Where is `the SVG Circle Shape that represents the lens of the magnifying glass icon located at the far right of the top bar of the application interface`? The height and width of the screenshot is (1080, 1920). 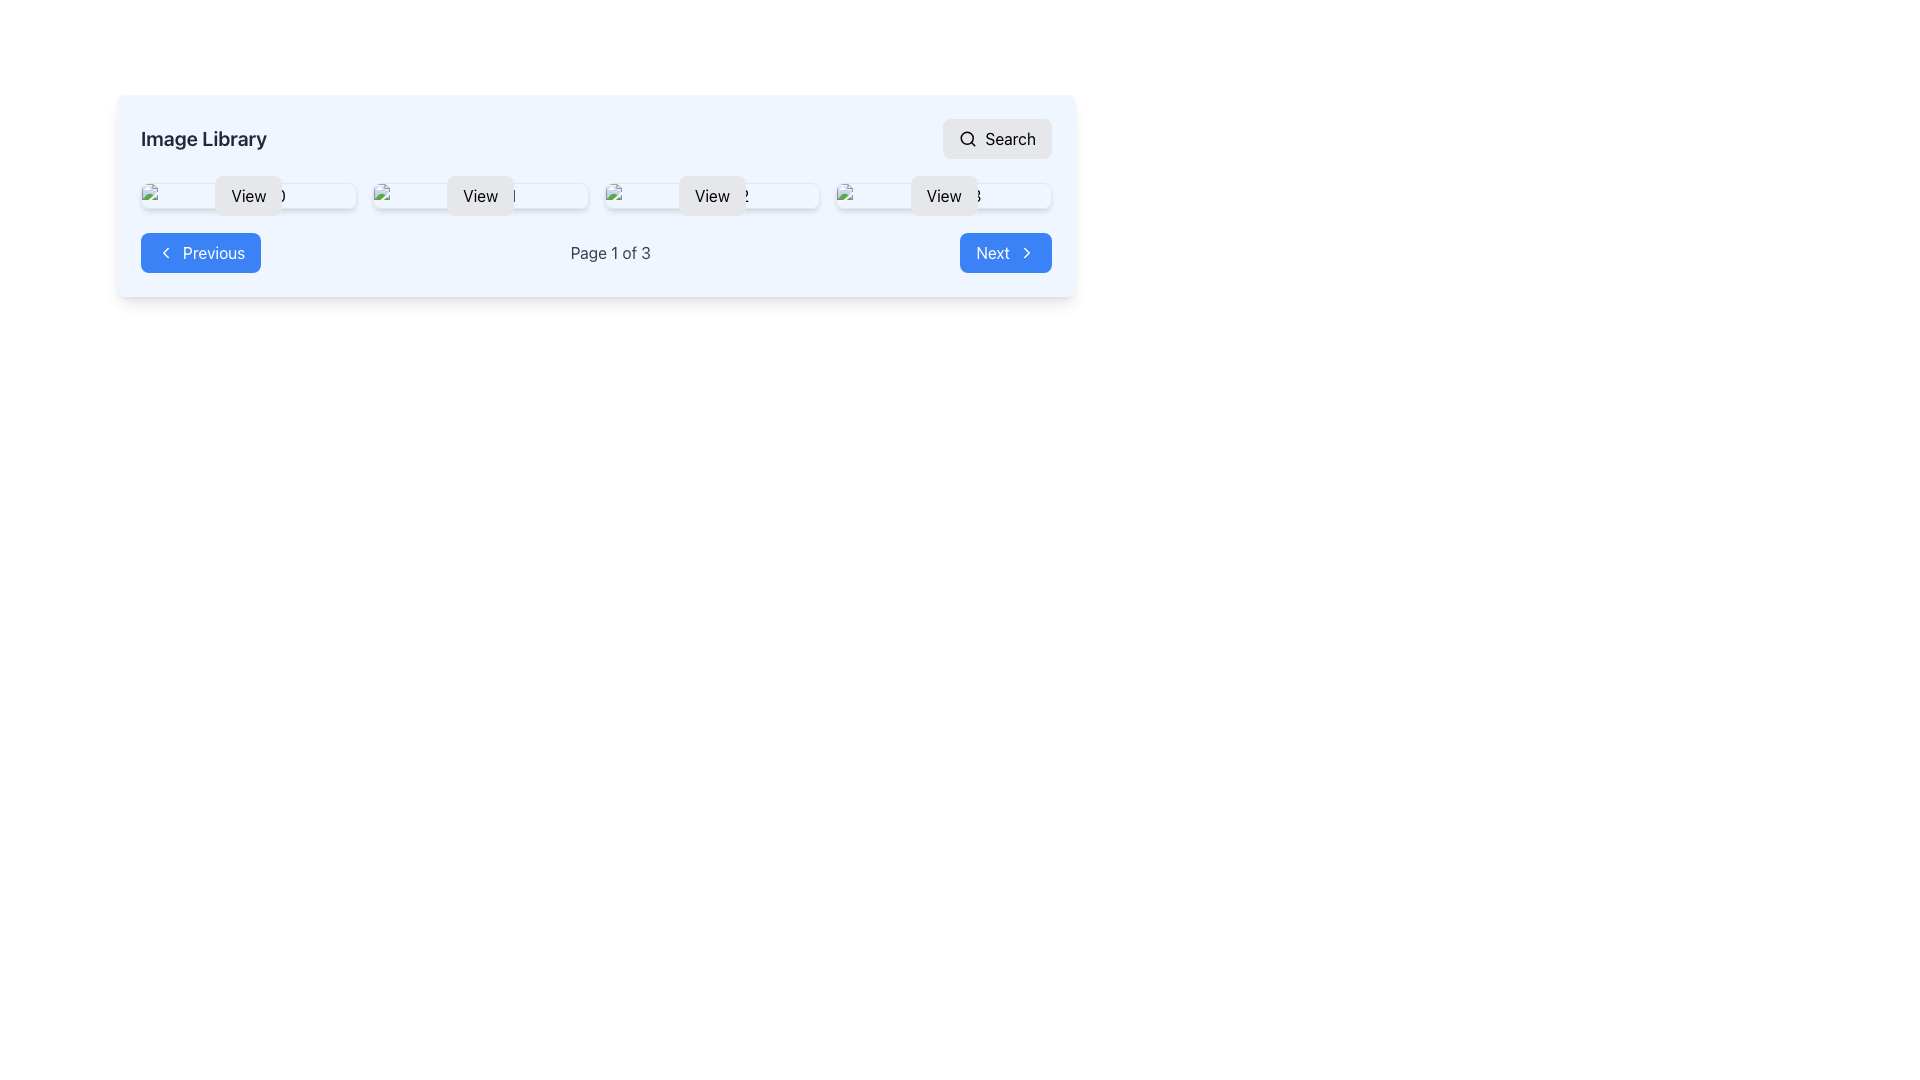 the SVG Circle Shape that represents the lens of the magnifying glass icon located at the far right of the top bar of the application interface is located at coordinates (967, 137).